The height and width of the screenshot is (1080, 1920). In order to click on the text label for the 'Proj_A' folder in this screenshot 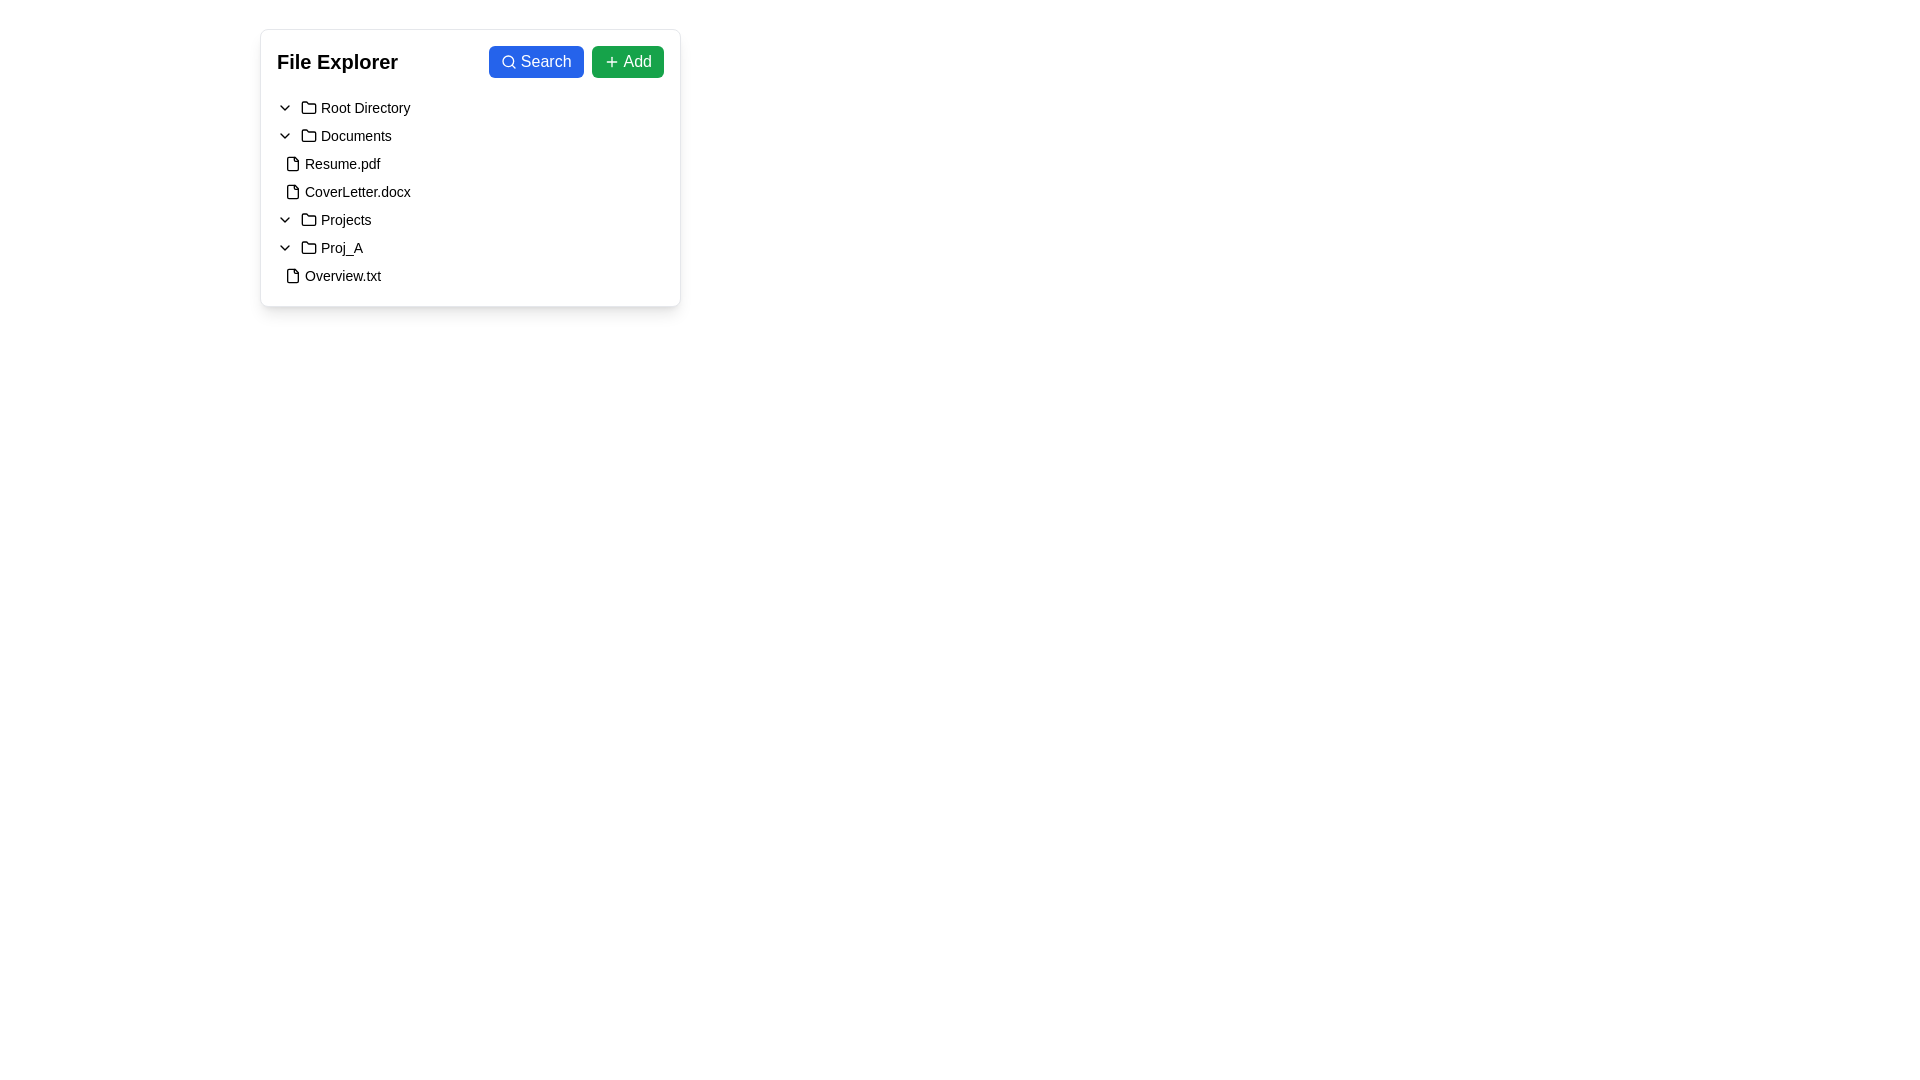, I will do `click(341, 246)`.